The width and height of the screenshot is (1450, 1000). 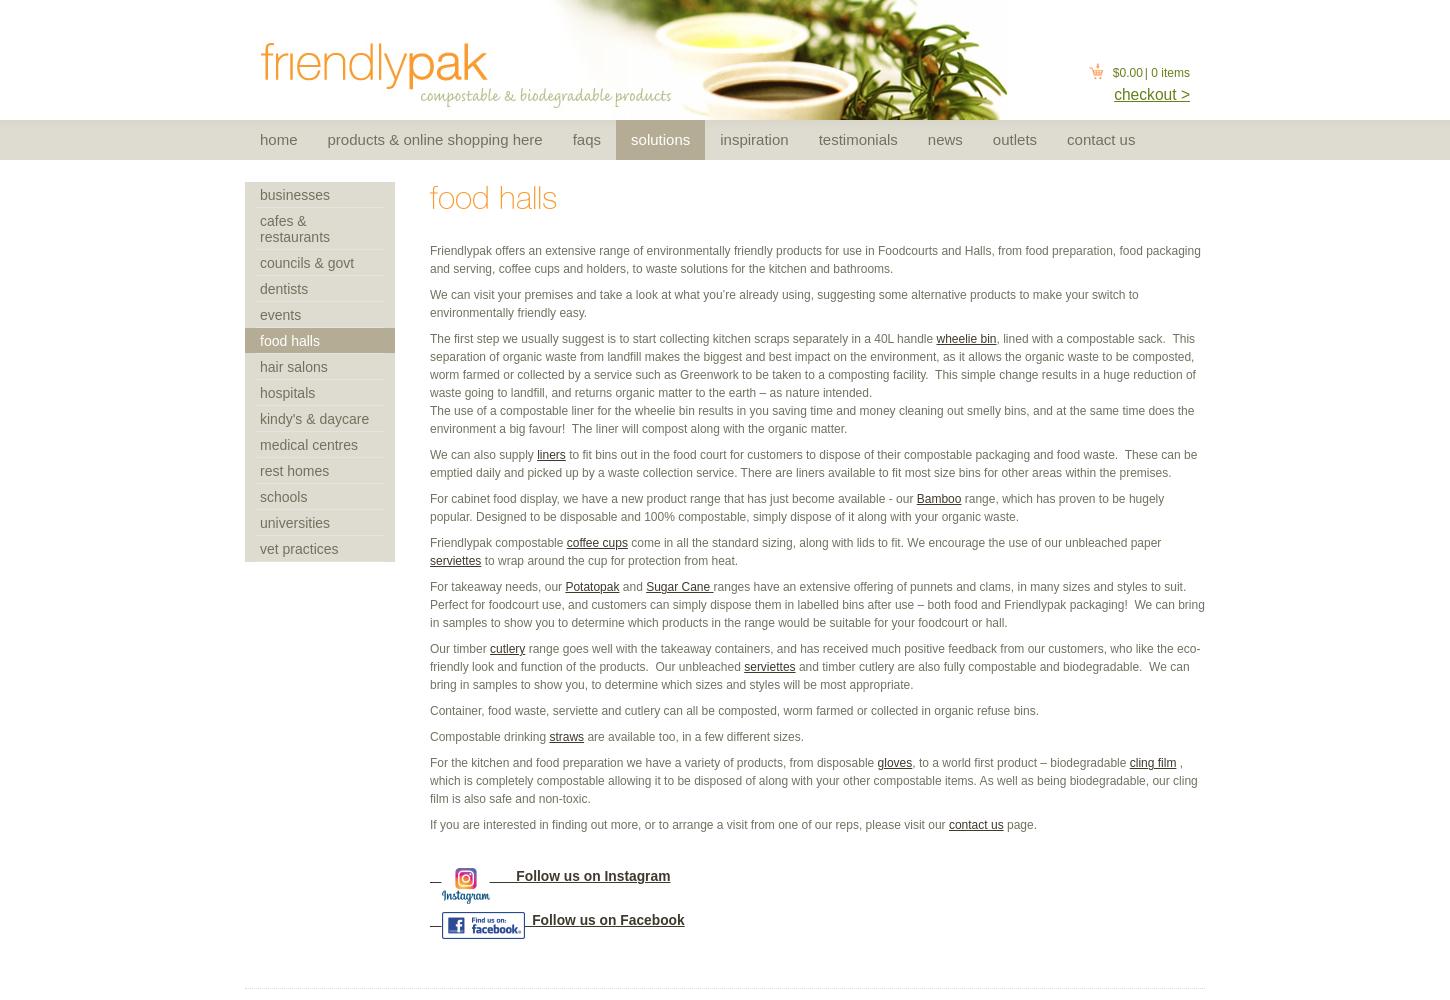 I want to click on 'contact us', so click(x=975, y=824).